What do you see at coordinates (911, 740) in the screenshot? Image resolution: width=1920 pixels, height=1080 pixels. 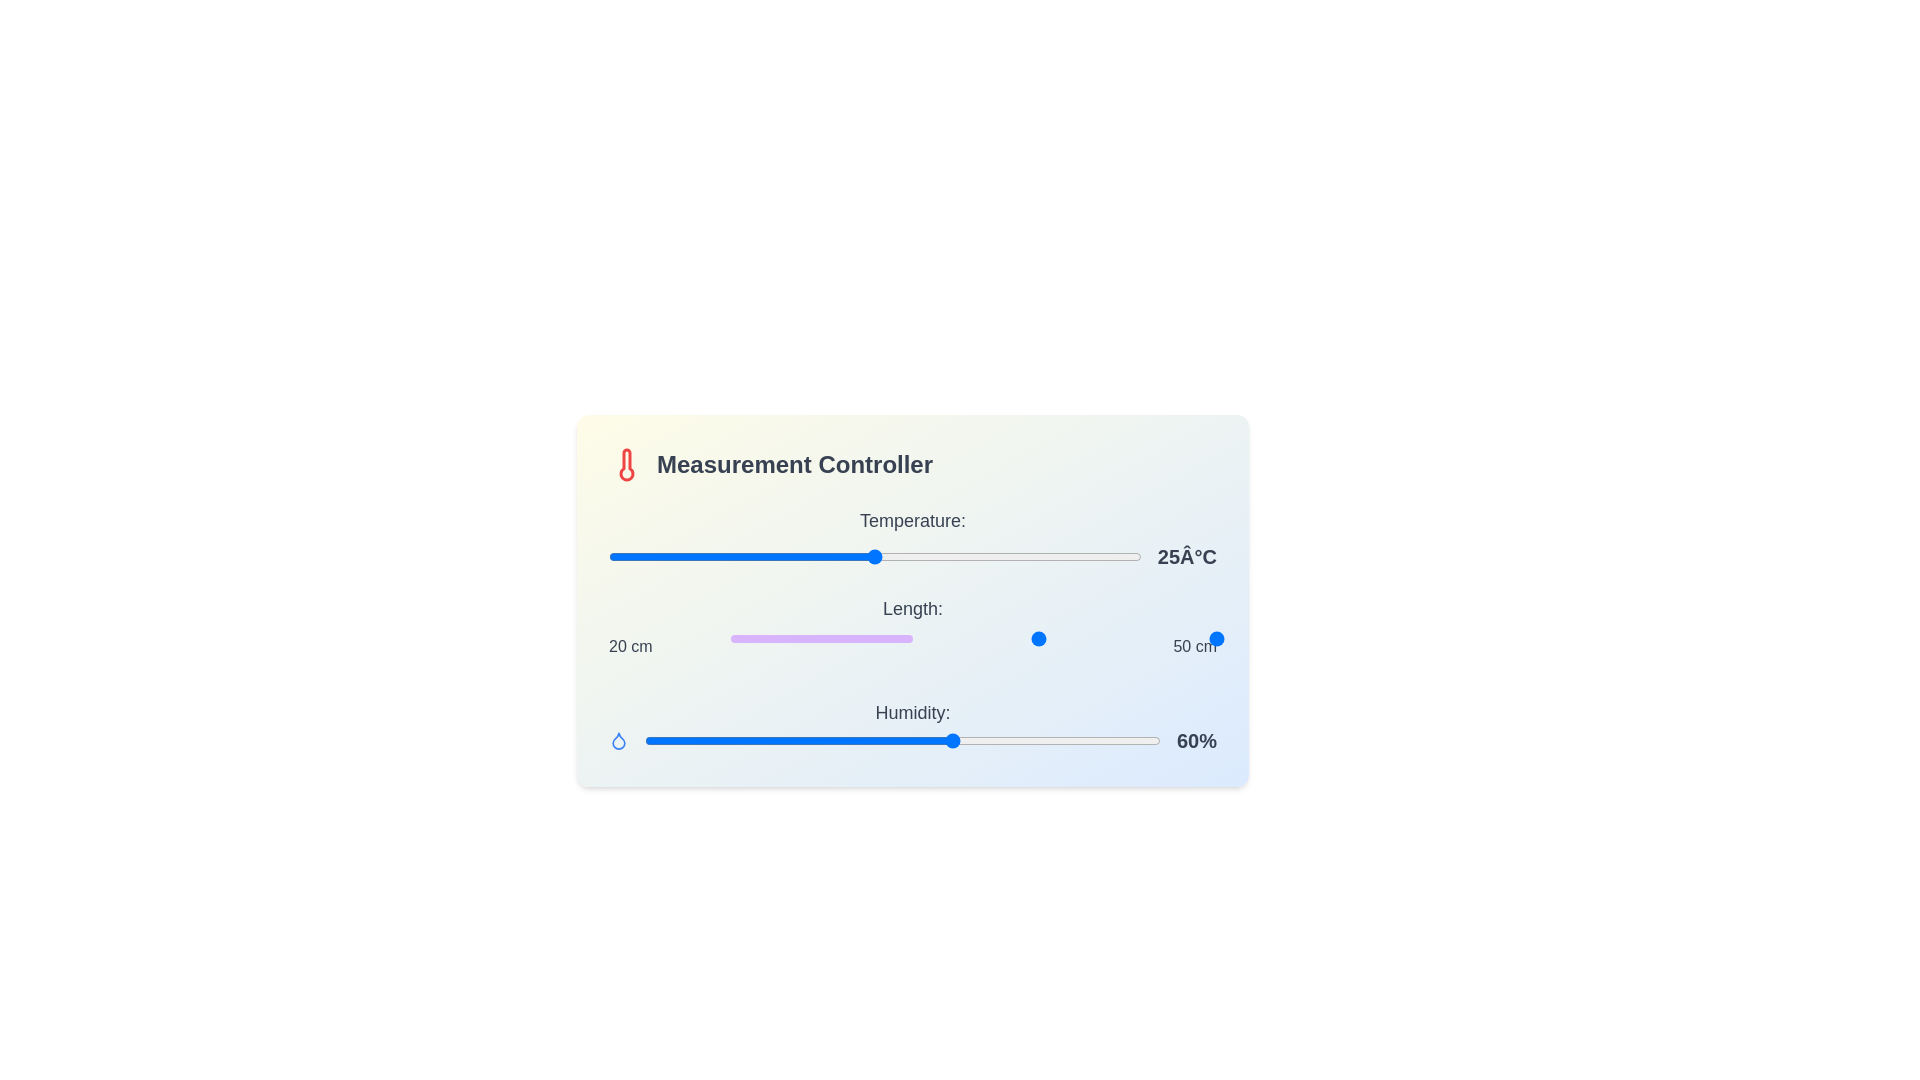 I see `the horizontal blue progress bar slider indicating 60% value in the 'Humidity' section` at bounding box center [911, 740].